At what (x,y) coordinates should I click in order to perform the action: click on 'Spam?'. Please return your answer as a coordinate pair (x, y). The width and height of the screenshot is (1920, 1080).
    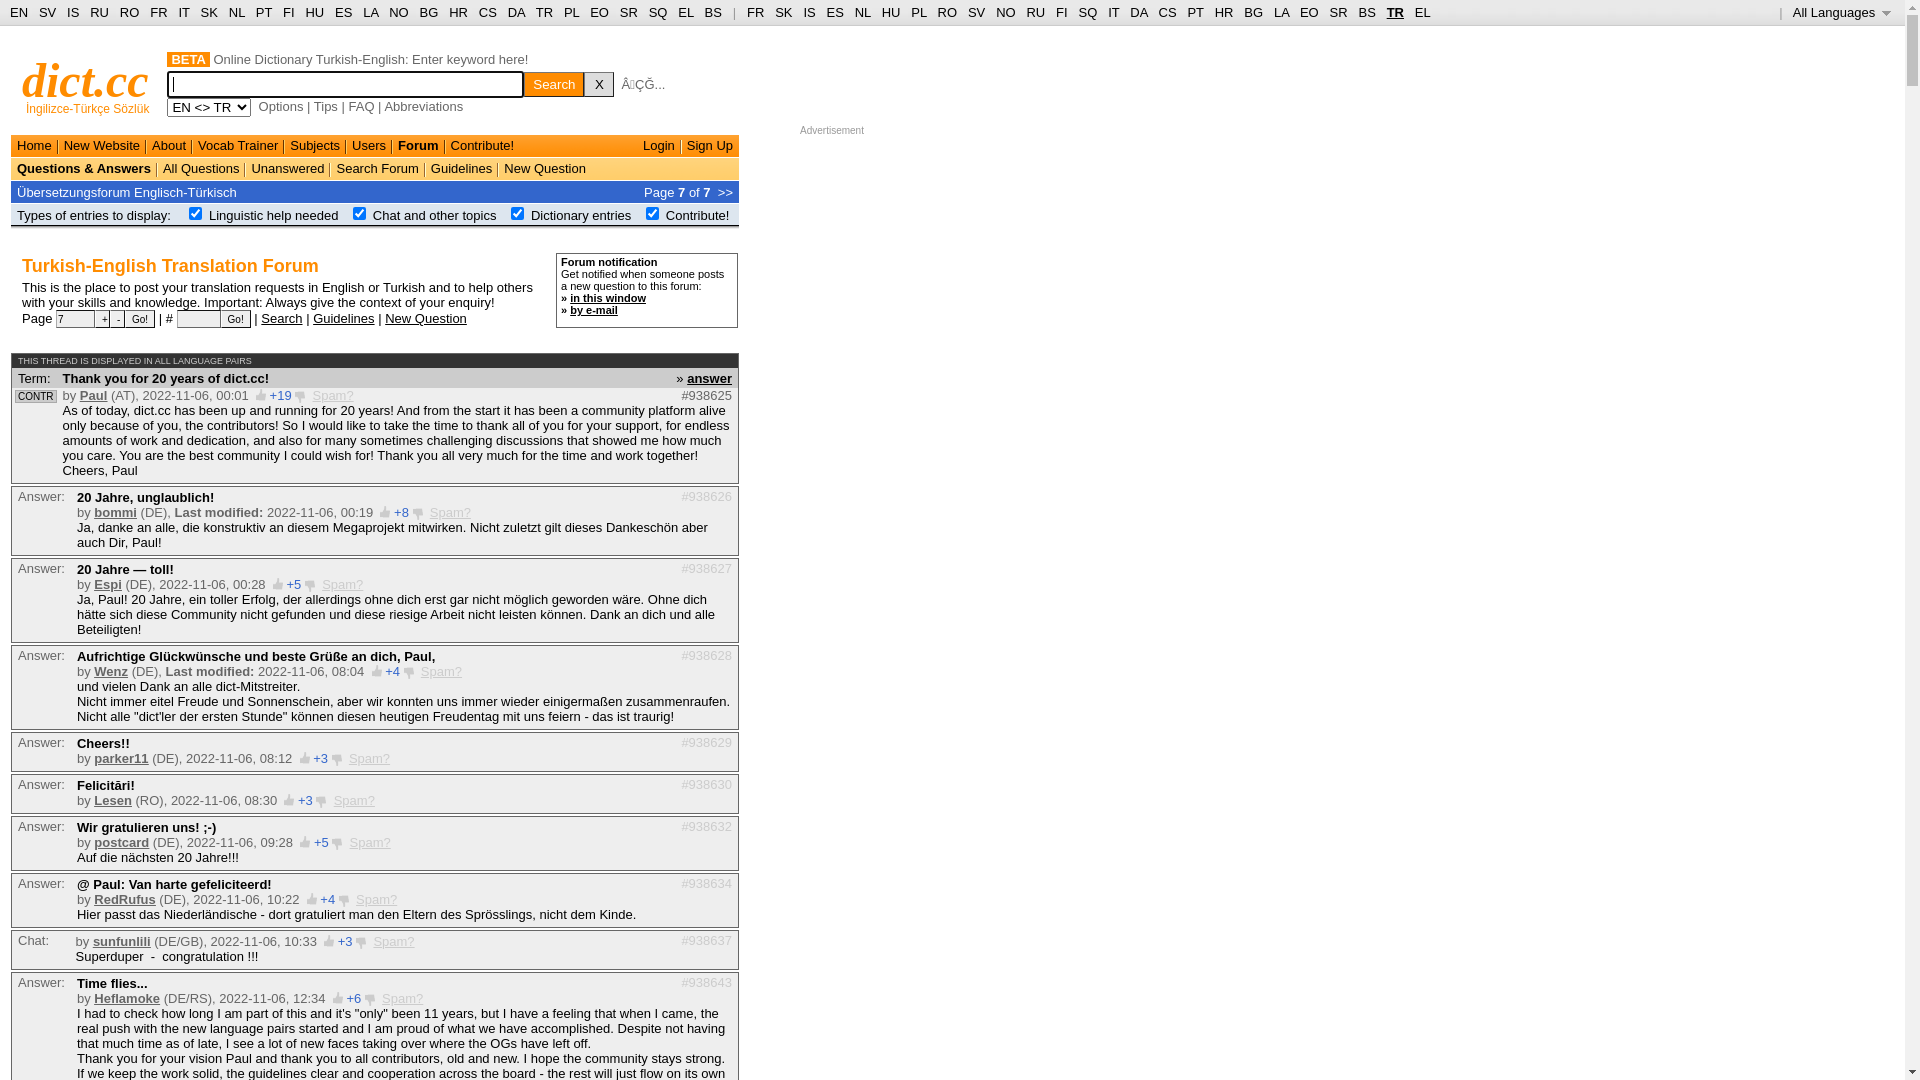
    Looking at the image, I should click on (332, 395).